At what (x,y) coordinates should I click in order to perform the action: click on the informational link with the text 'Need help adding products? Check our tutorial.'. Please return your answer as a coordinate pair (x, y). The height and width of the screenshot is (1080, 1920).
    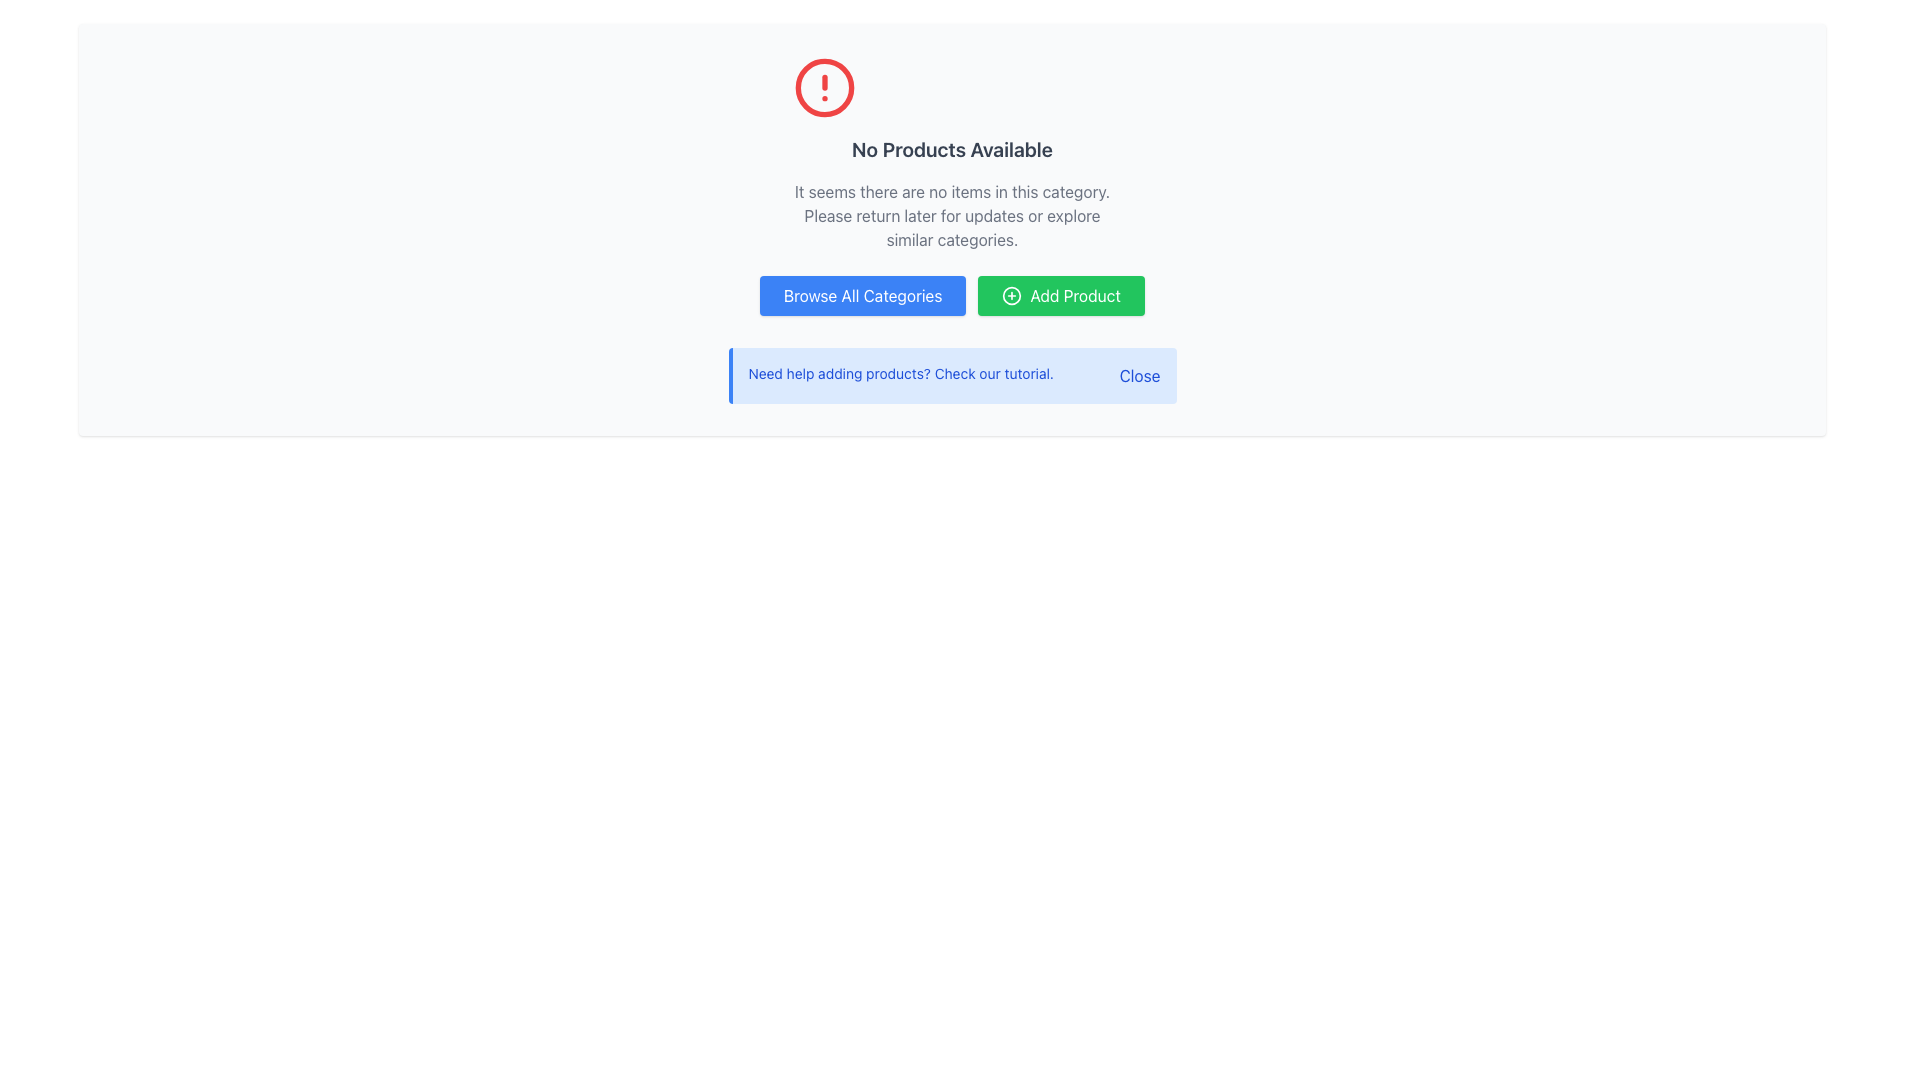
    Looking at the image, I should click on (900, 375).